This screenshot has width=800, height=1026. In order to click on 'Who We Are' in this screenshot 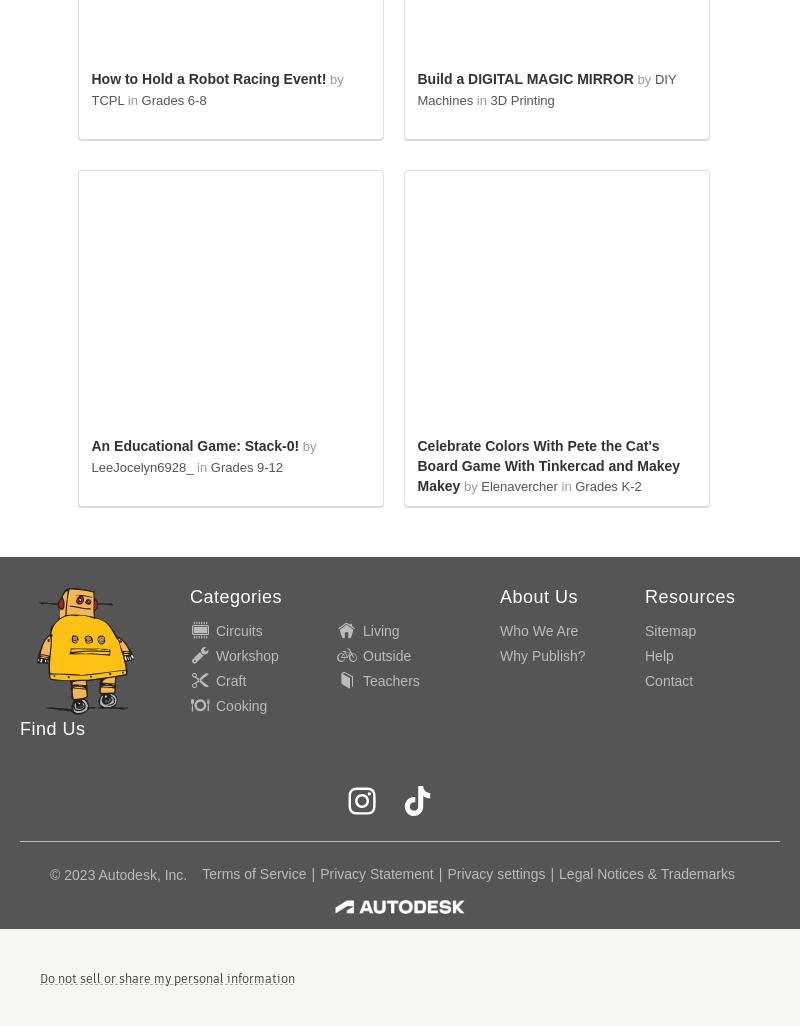, I will do `click(539, 629)`.